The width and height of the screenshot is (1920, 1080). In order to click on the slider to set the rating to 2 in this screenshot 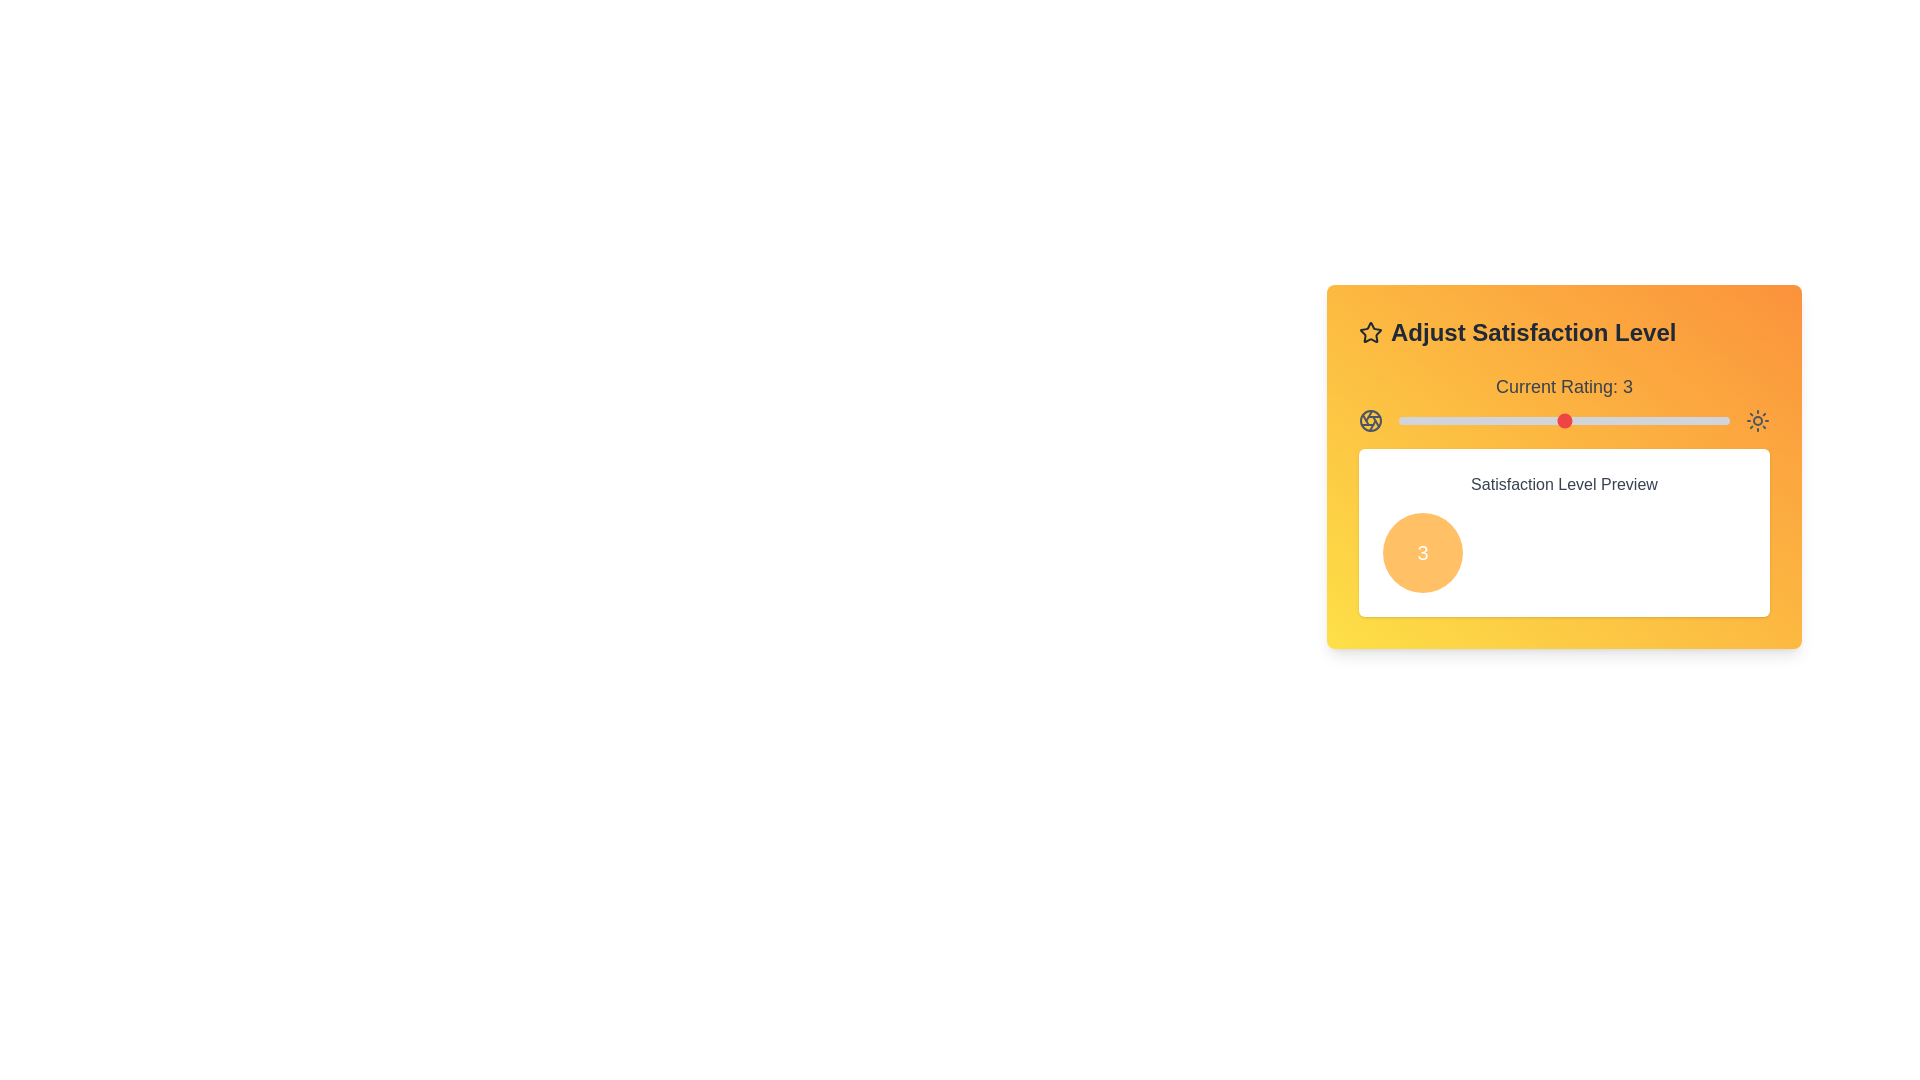, I will do `click(1481, 419)`.